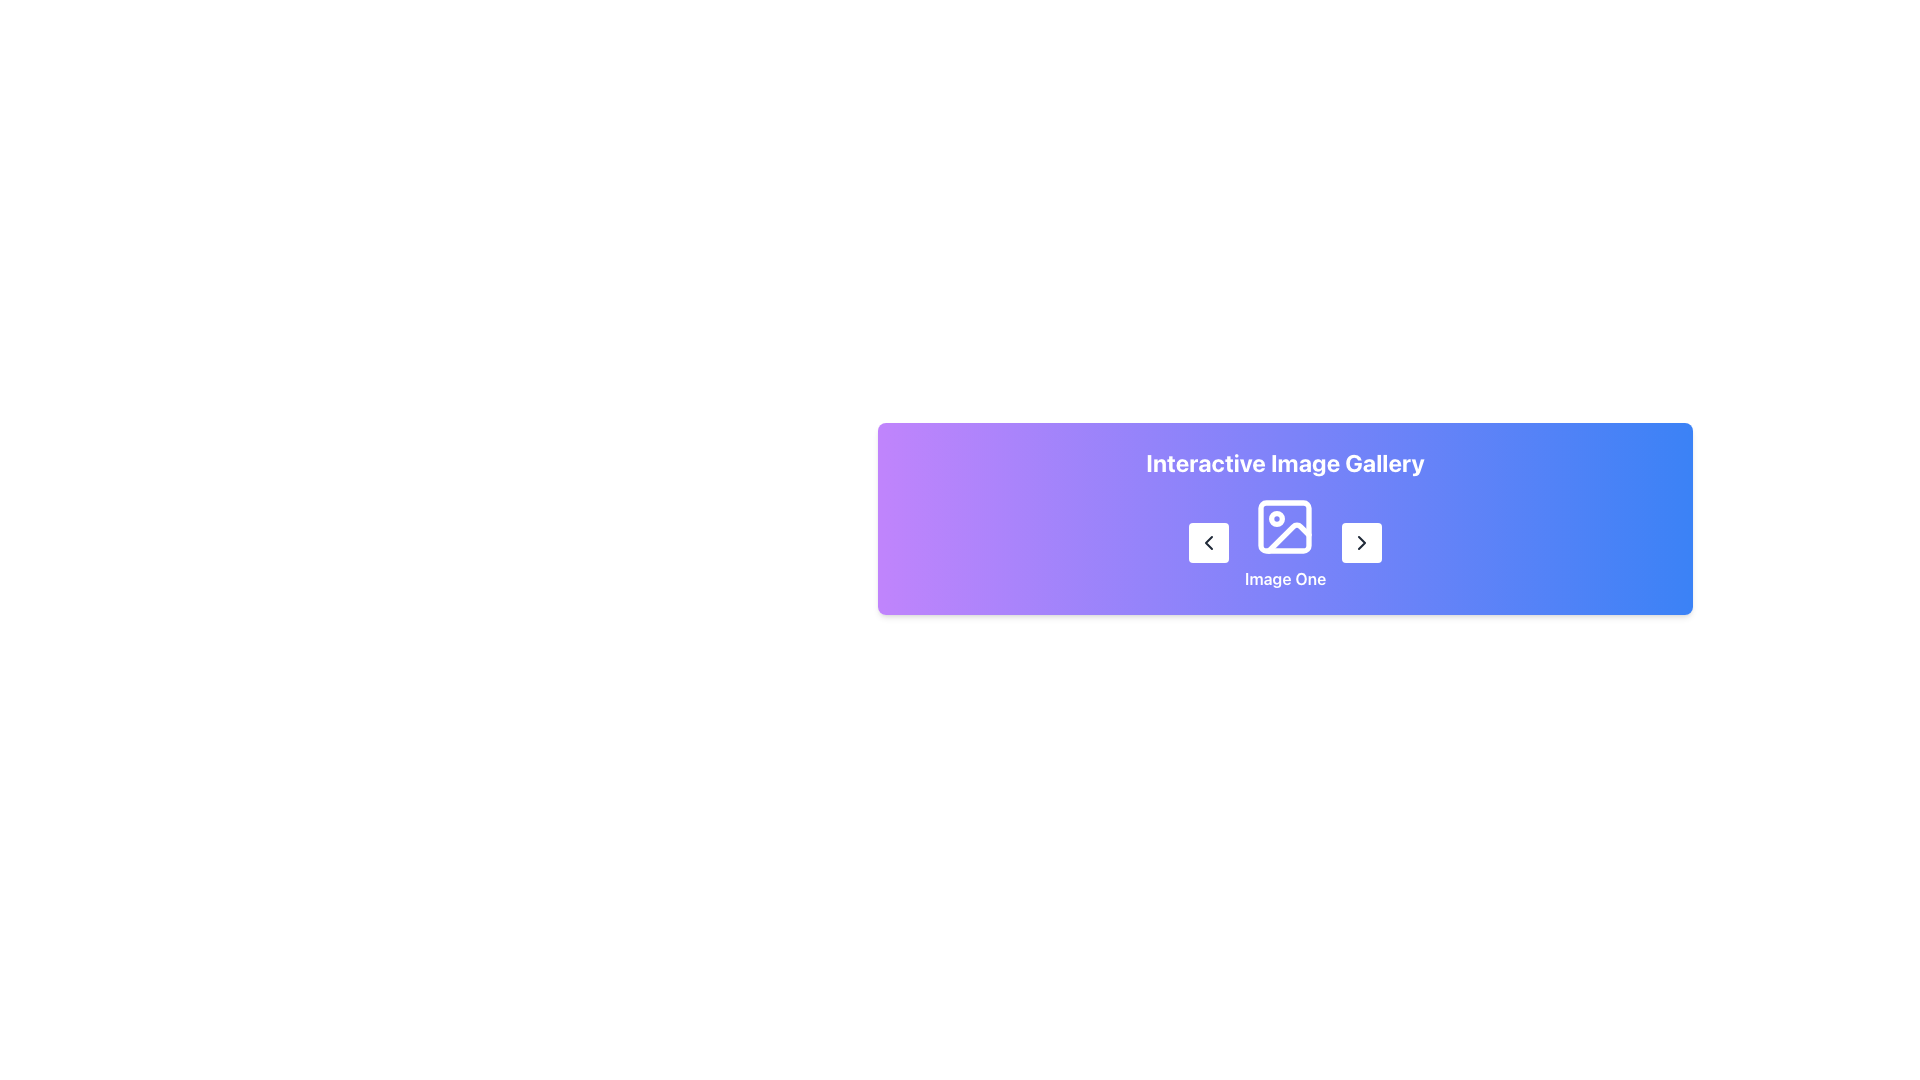 The height and width of the screenshot is (1080, 1920). What do you see at coordinates (1361, 543) in the screenshot?
I see `the right navigation button located to the right of the 'Image One' text and image icon in the interactive gallery` at bounding box center [1361, 543].